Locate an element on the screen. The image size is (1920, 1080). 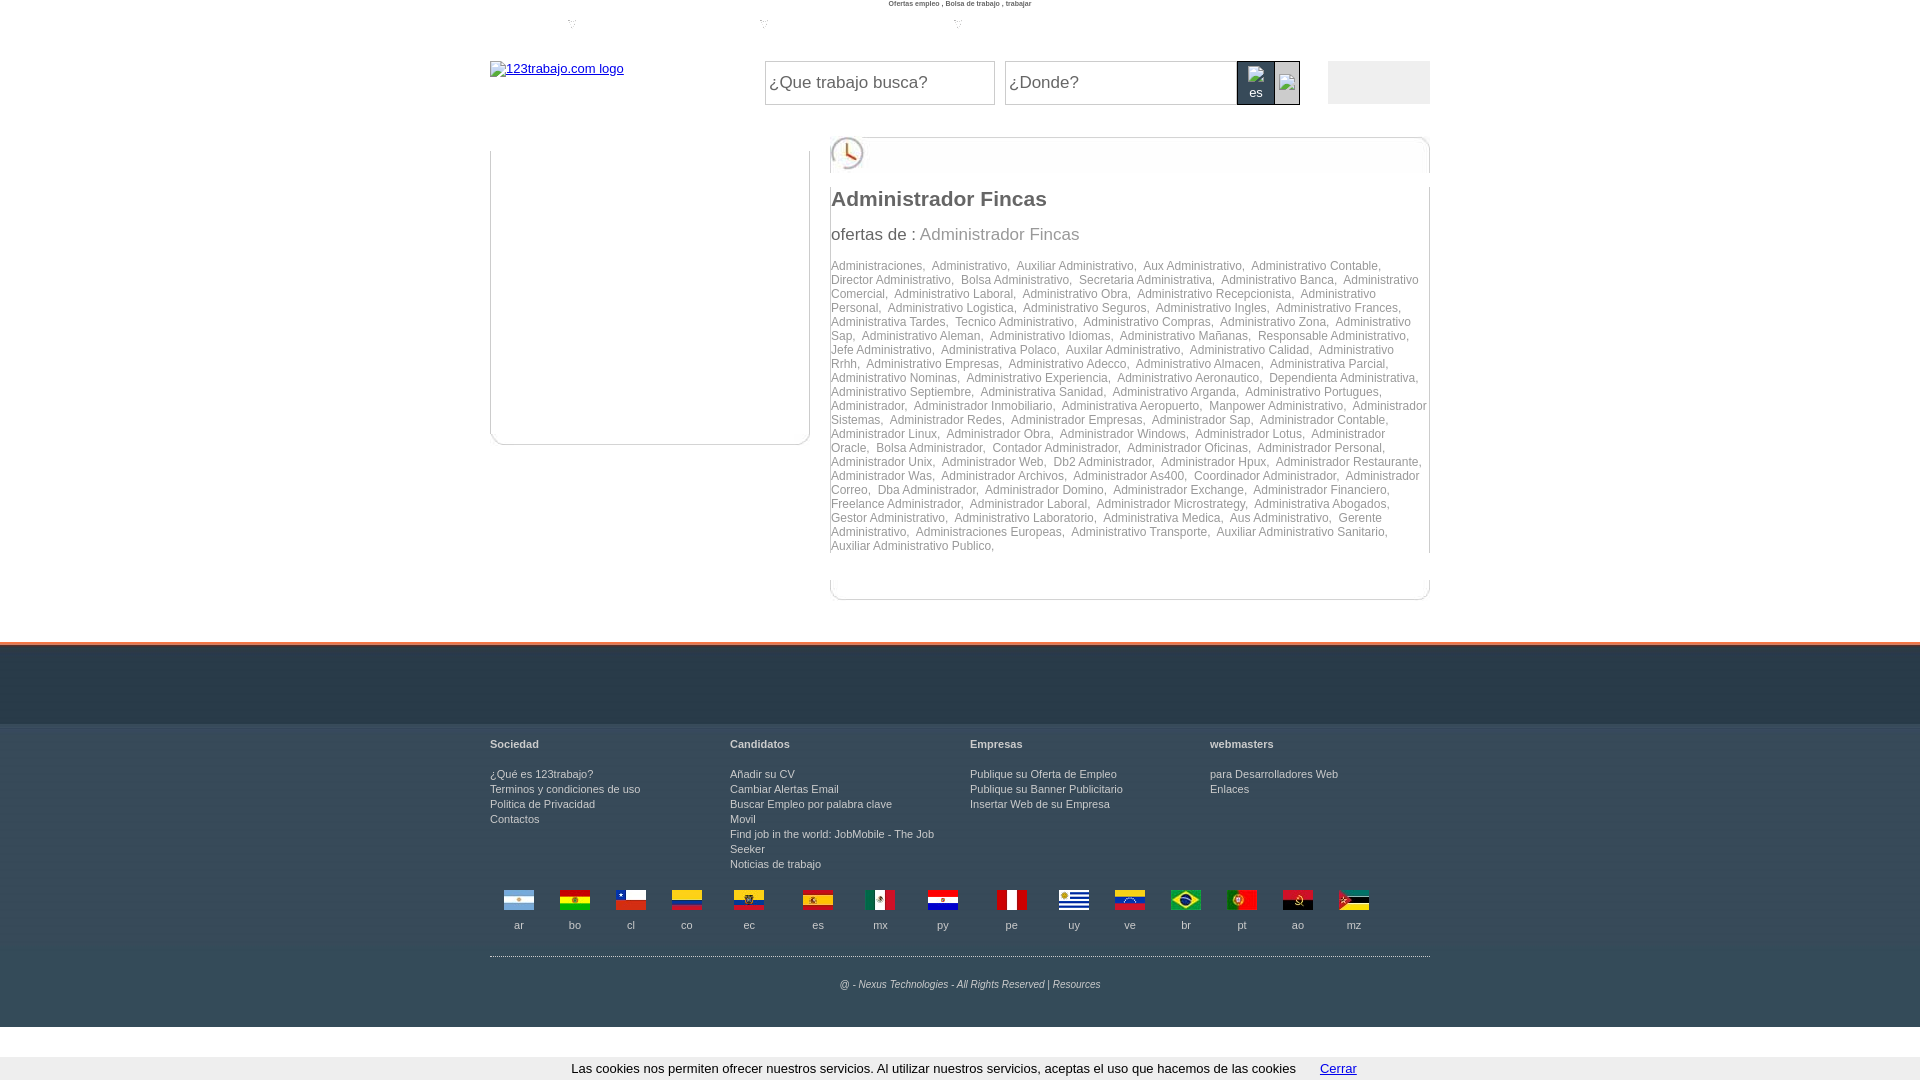
'Administraciones Europeas, ' is located at coordinates (993, 531).